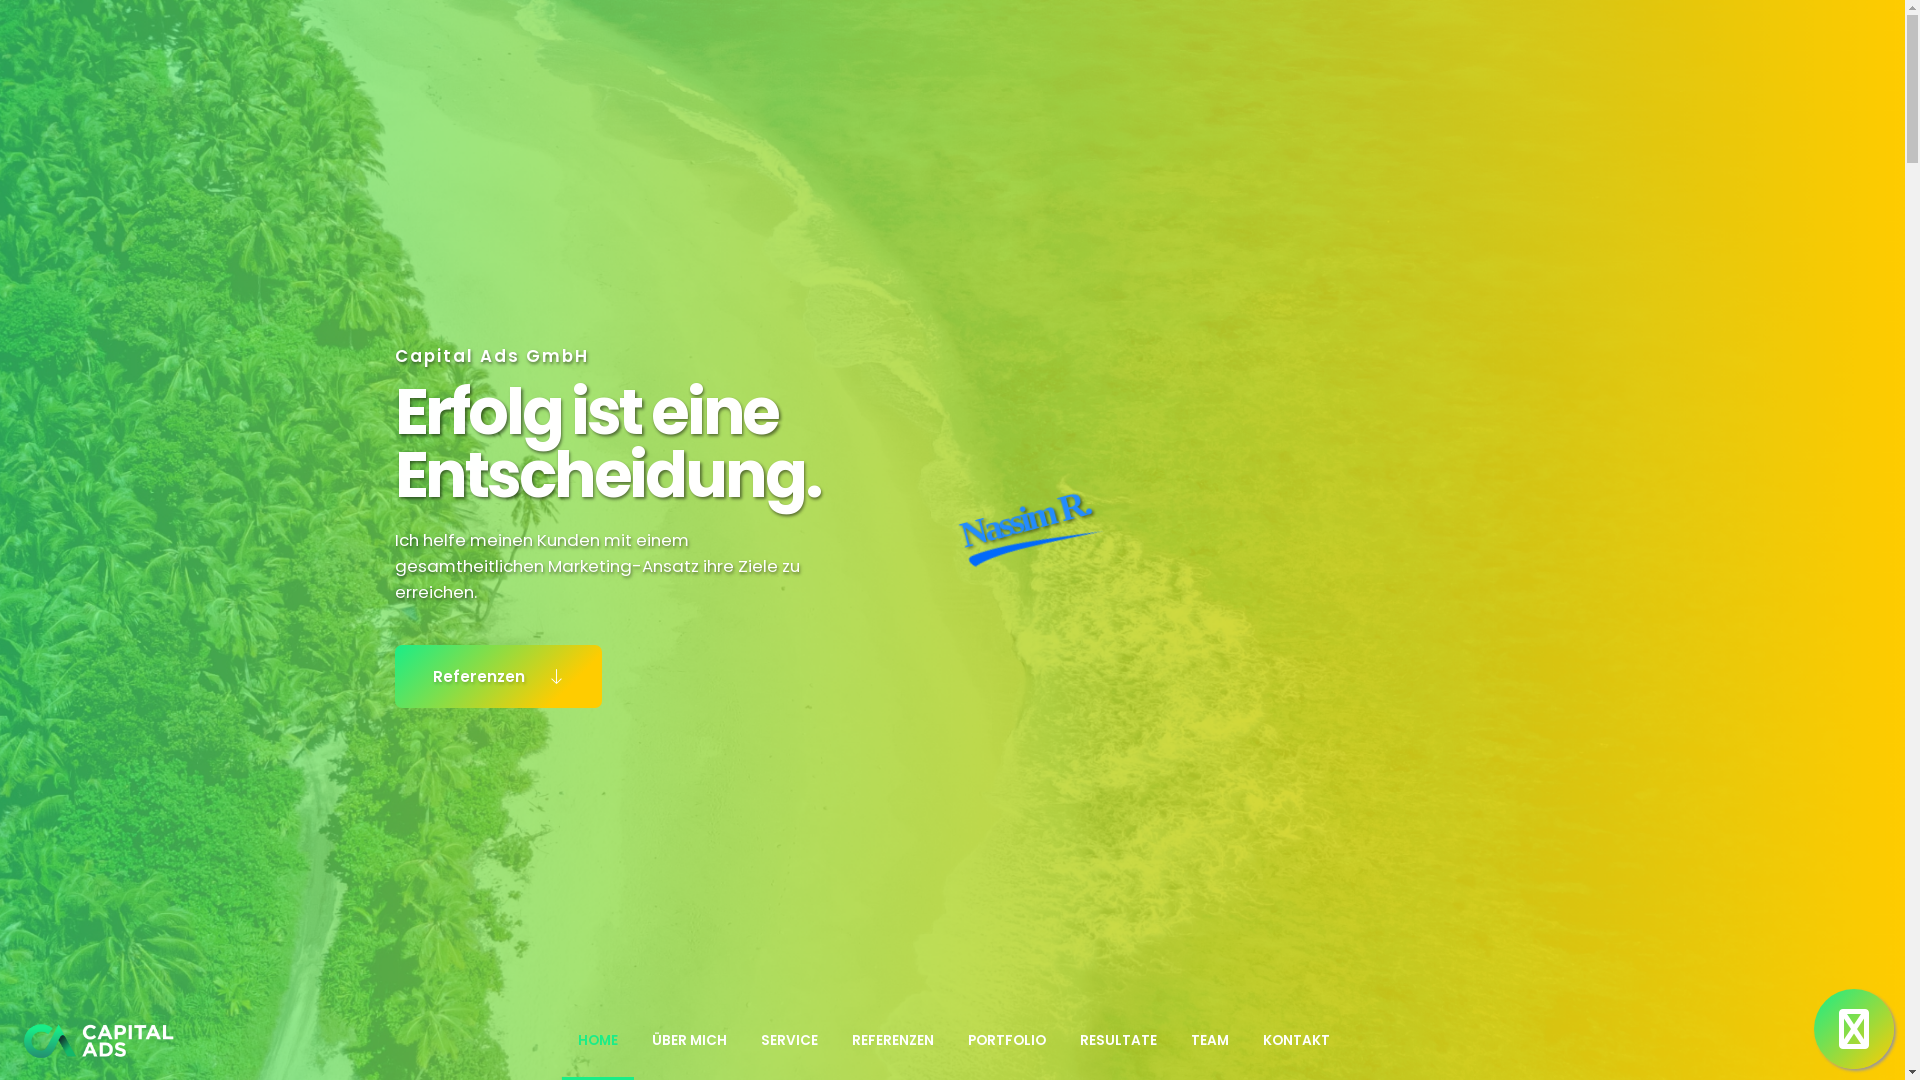  Describe the element at coordinates (393, 675) in the screenshot. I see `'Referenzen'` at that location.